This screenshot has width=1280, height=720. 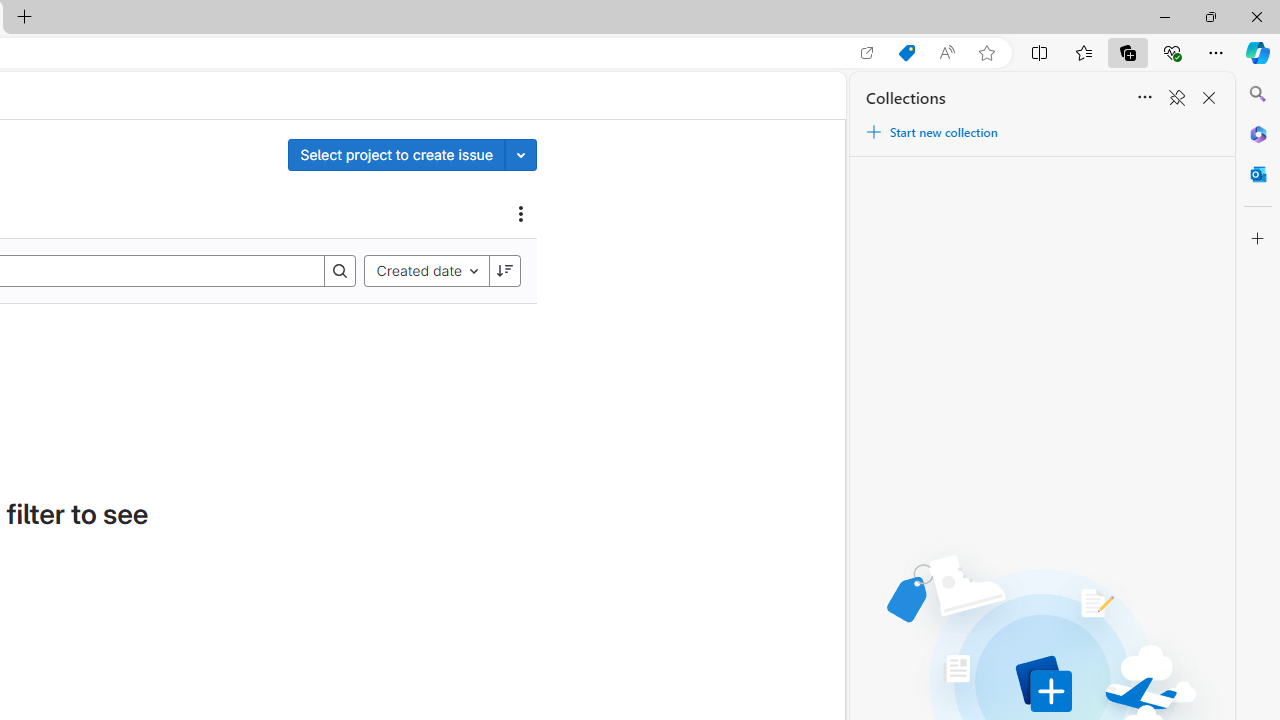 What do you see at coordinates (1176, 98) in the screenshot?
I see `'Unpin Collections'` at bounding box center [1176, 98].